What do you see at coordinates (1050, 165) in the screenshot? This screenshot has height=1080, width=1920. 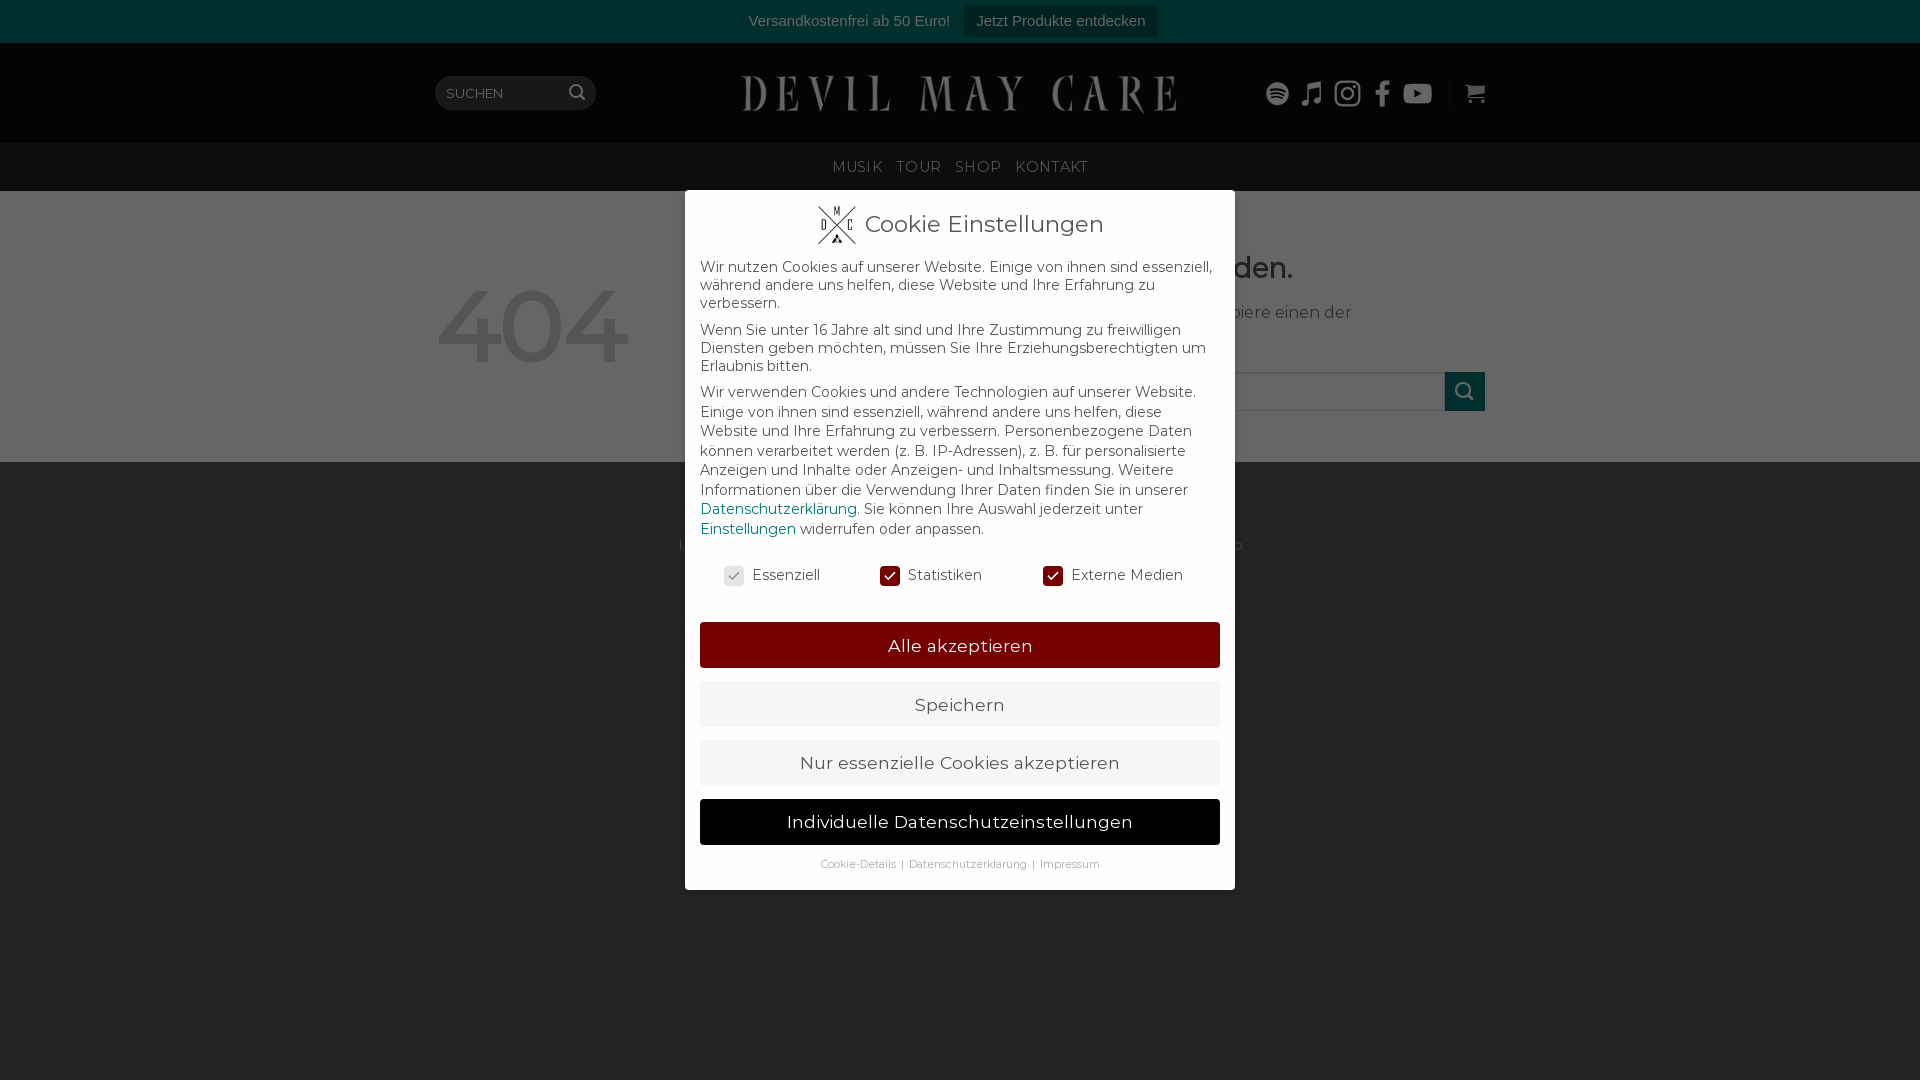 I see `'KONTAKT'` at bounding box center [1050, 165].